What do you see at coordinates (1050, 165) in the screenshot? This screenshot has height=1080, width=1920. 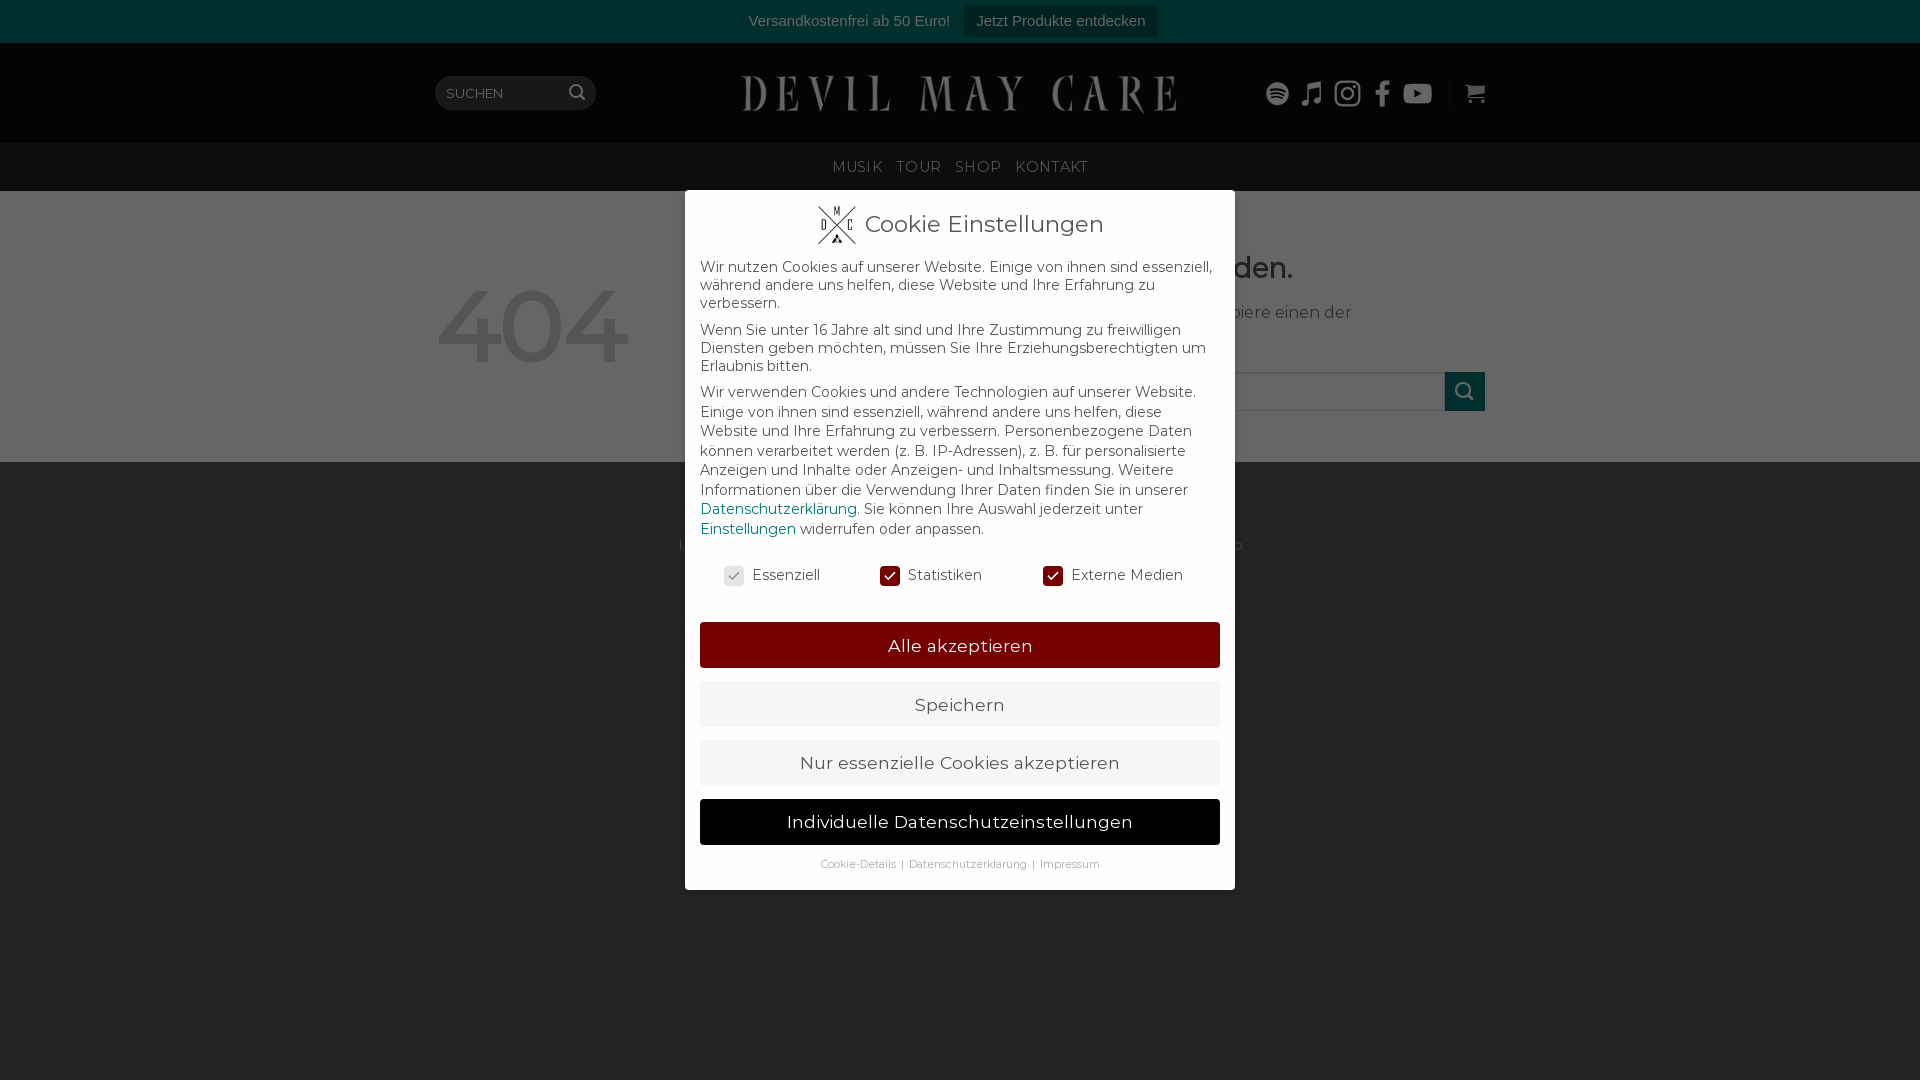 I see `'KONTAKT'` at bounding box center [1050, 165].